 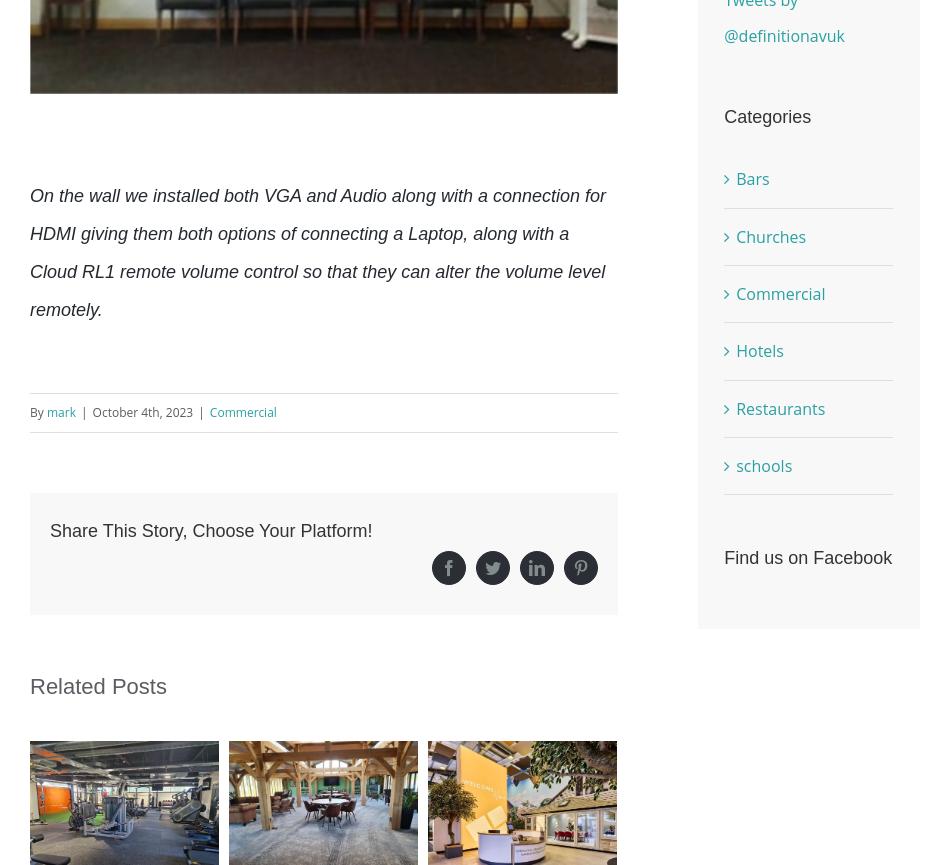 What do you see at coordinates (751, 177) in the screenshot?
I see `'Bars'` at bounding box center [751, 177].